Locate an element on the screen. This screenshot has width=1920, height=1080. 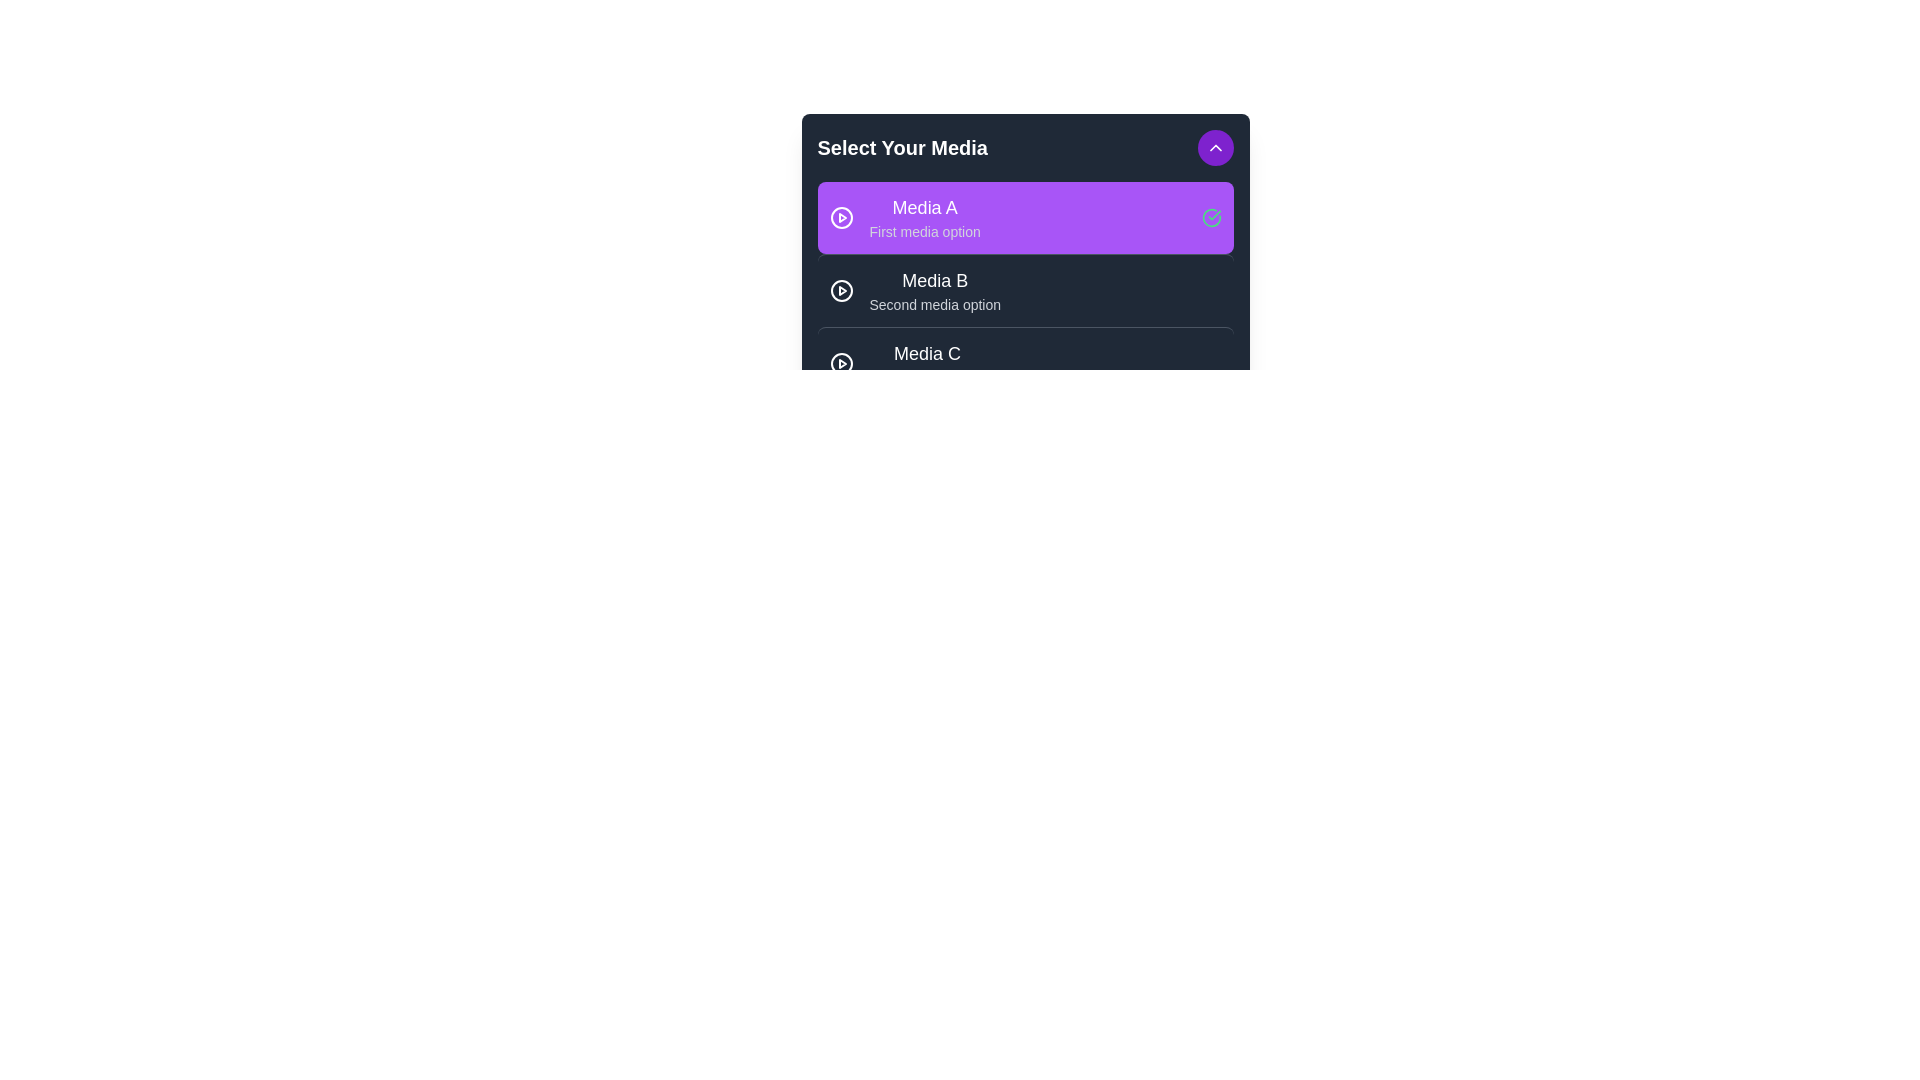
button in the header to toggle the menu visibility is located at coordinates (1214, 146).